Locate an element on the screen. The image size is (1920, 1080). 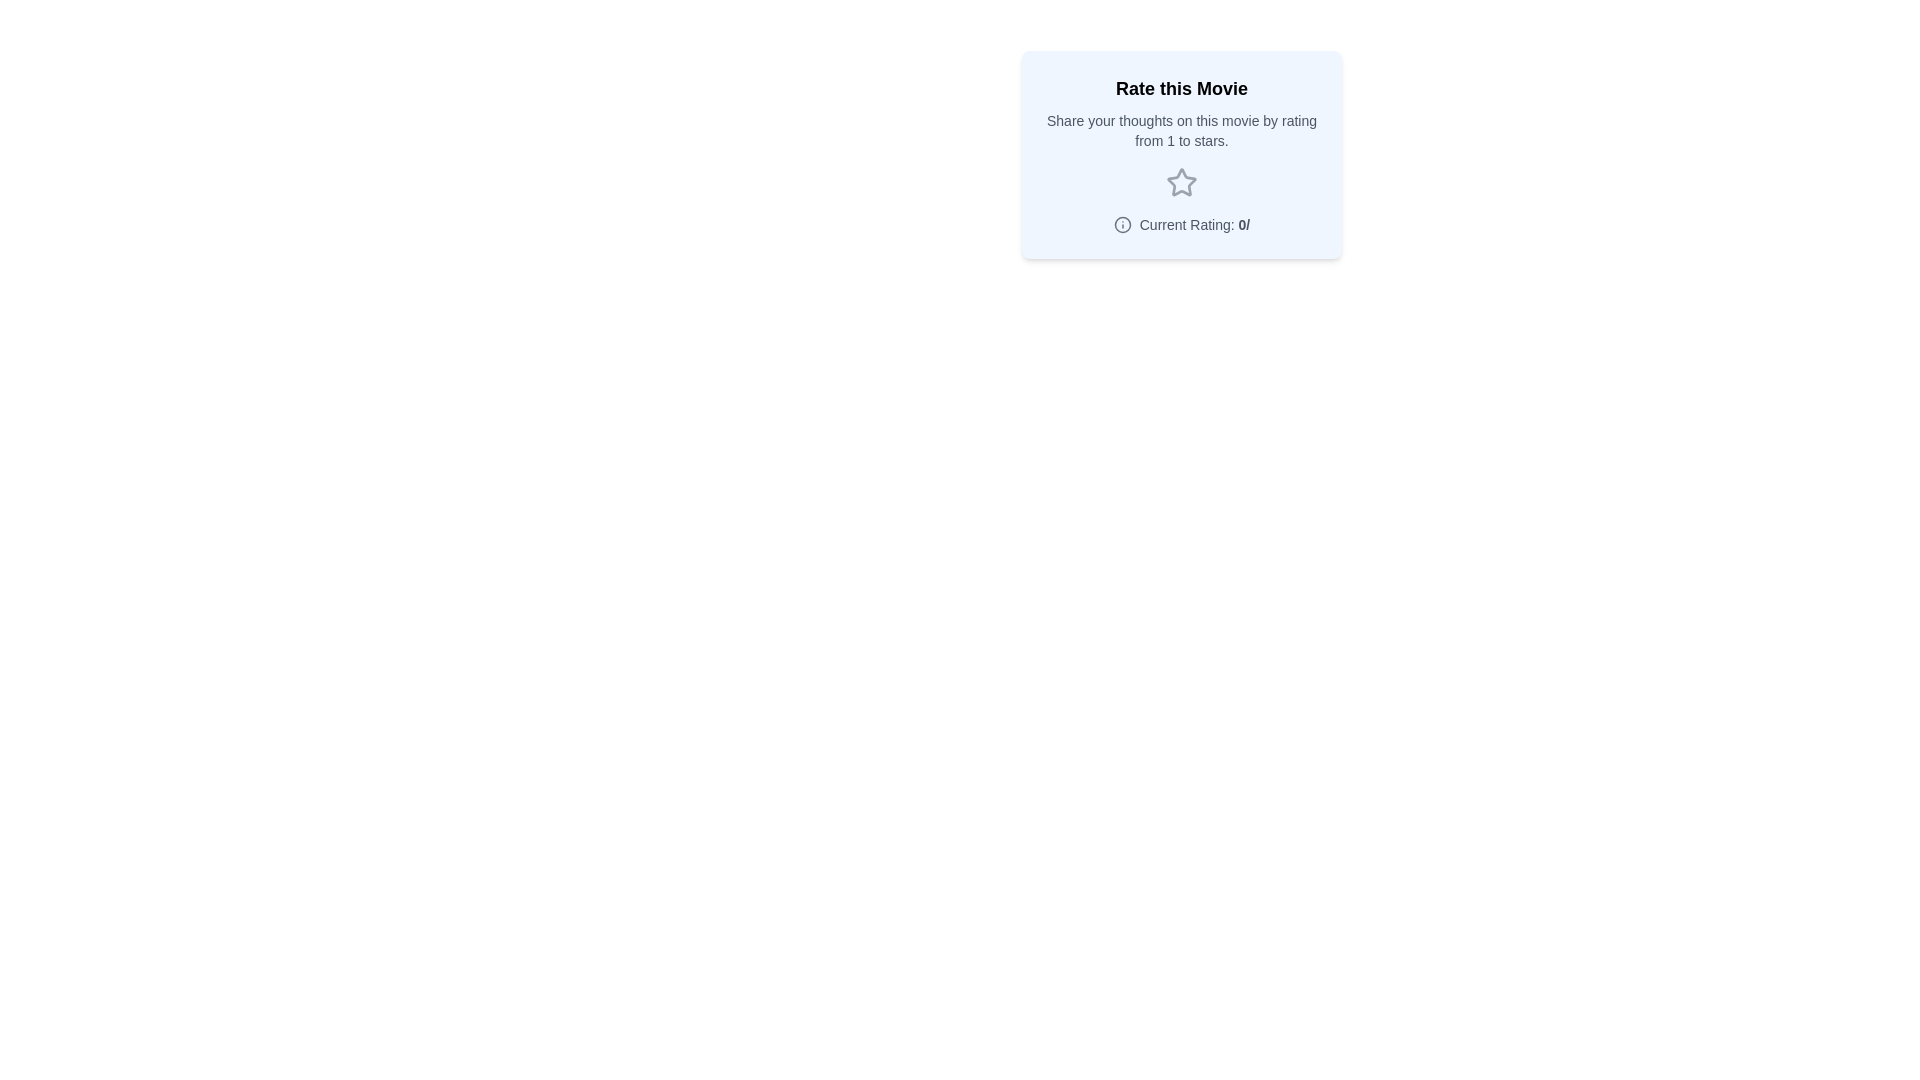
the star icon in the rating interface is located at coordinates (1181, 182).